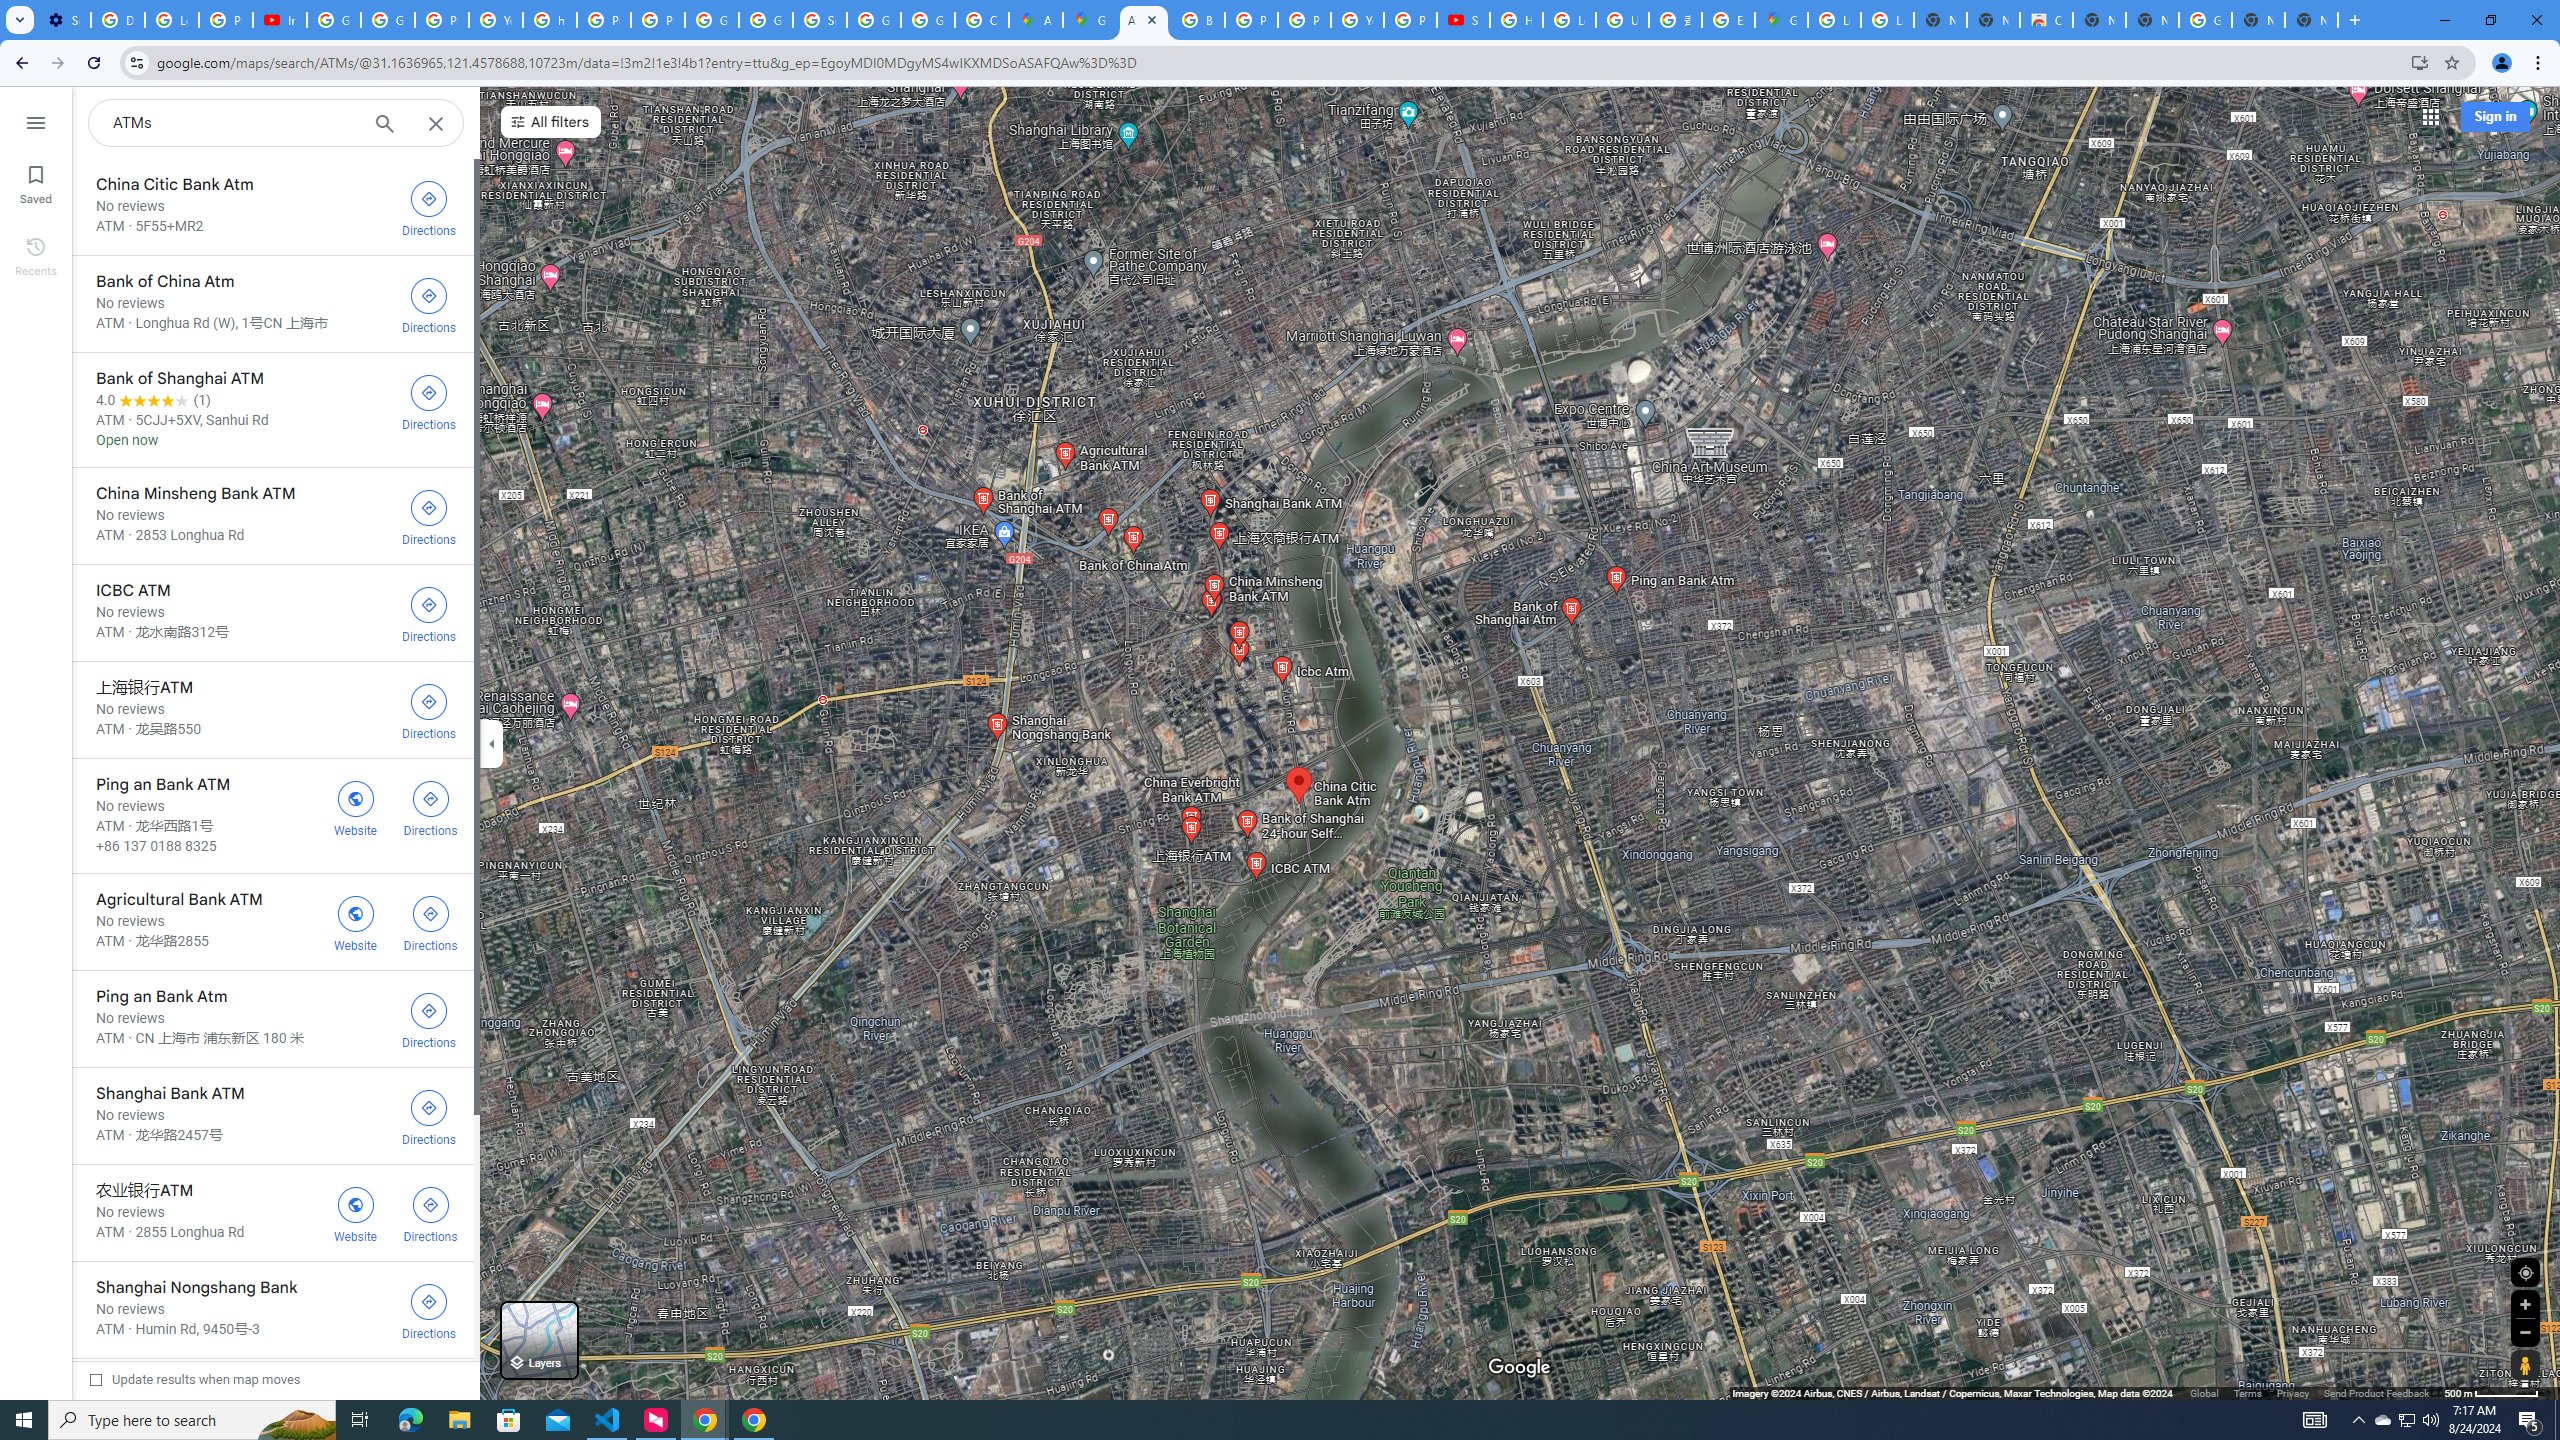 The height and width of the screenshot is (1440, 2560). Describe the element at coordinates (272, 815) in the screenshot. I see `'Ping an Bank ATM'` at that location.